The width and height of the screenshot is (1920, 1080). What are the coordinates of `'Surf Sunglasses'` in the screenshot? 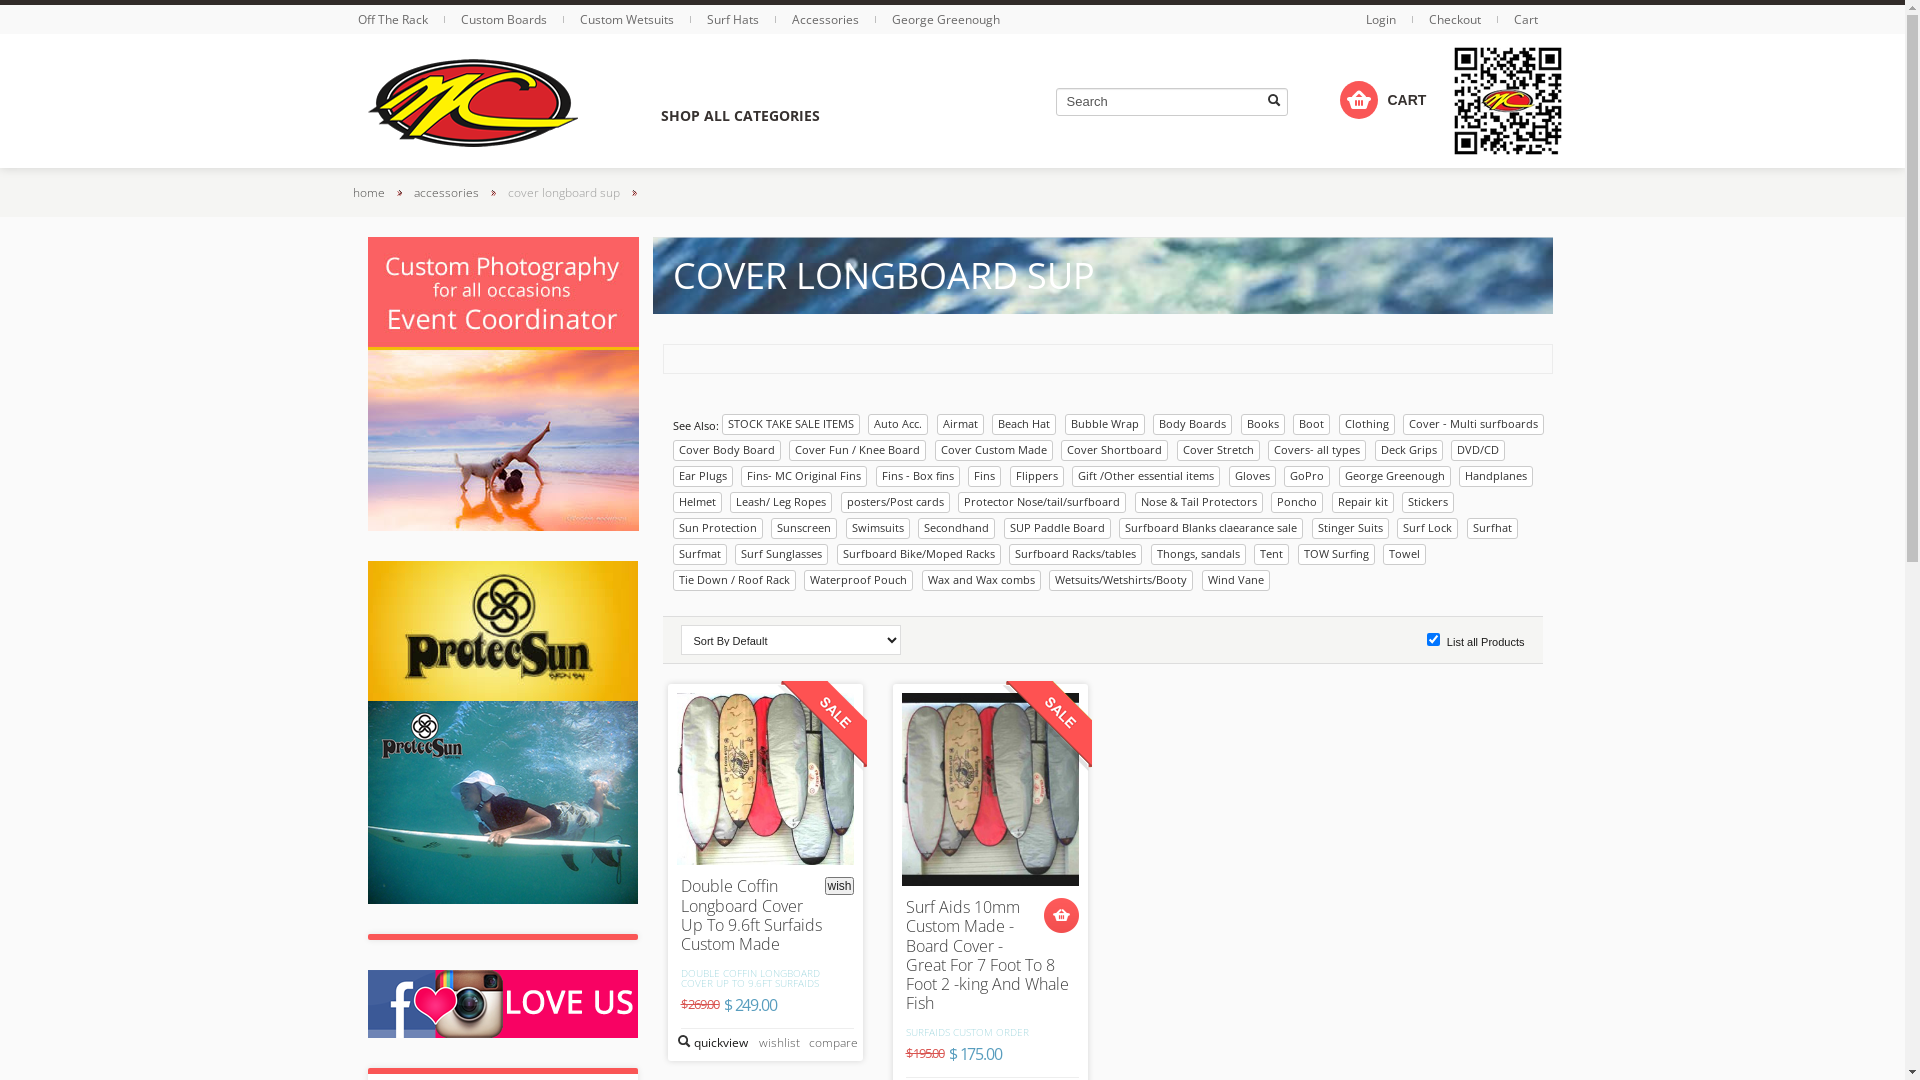 It's located at (733, 554).